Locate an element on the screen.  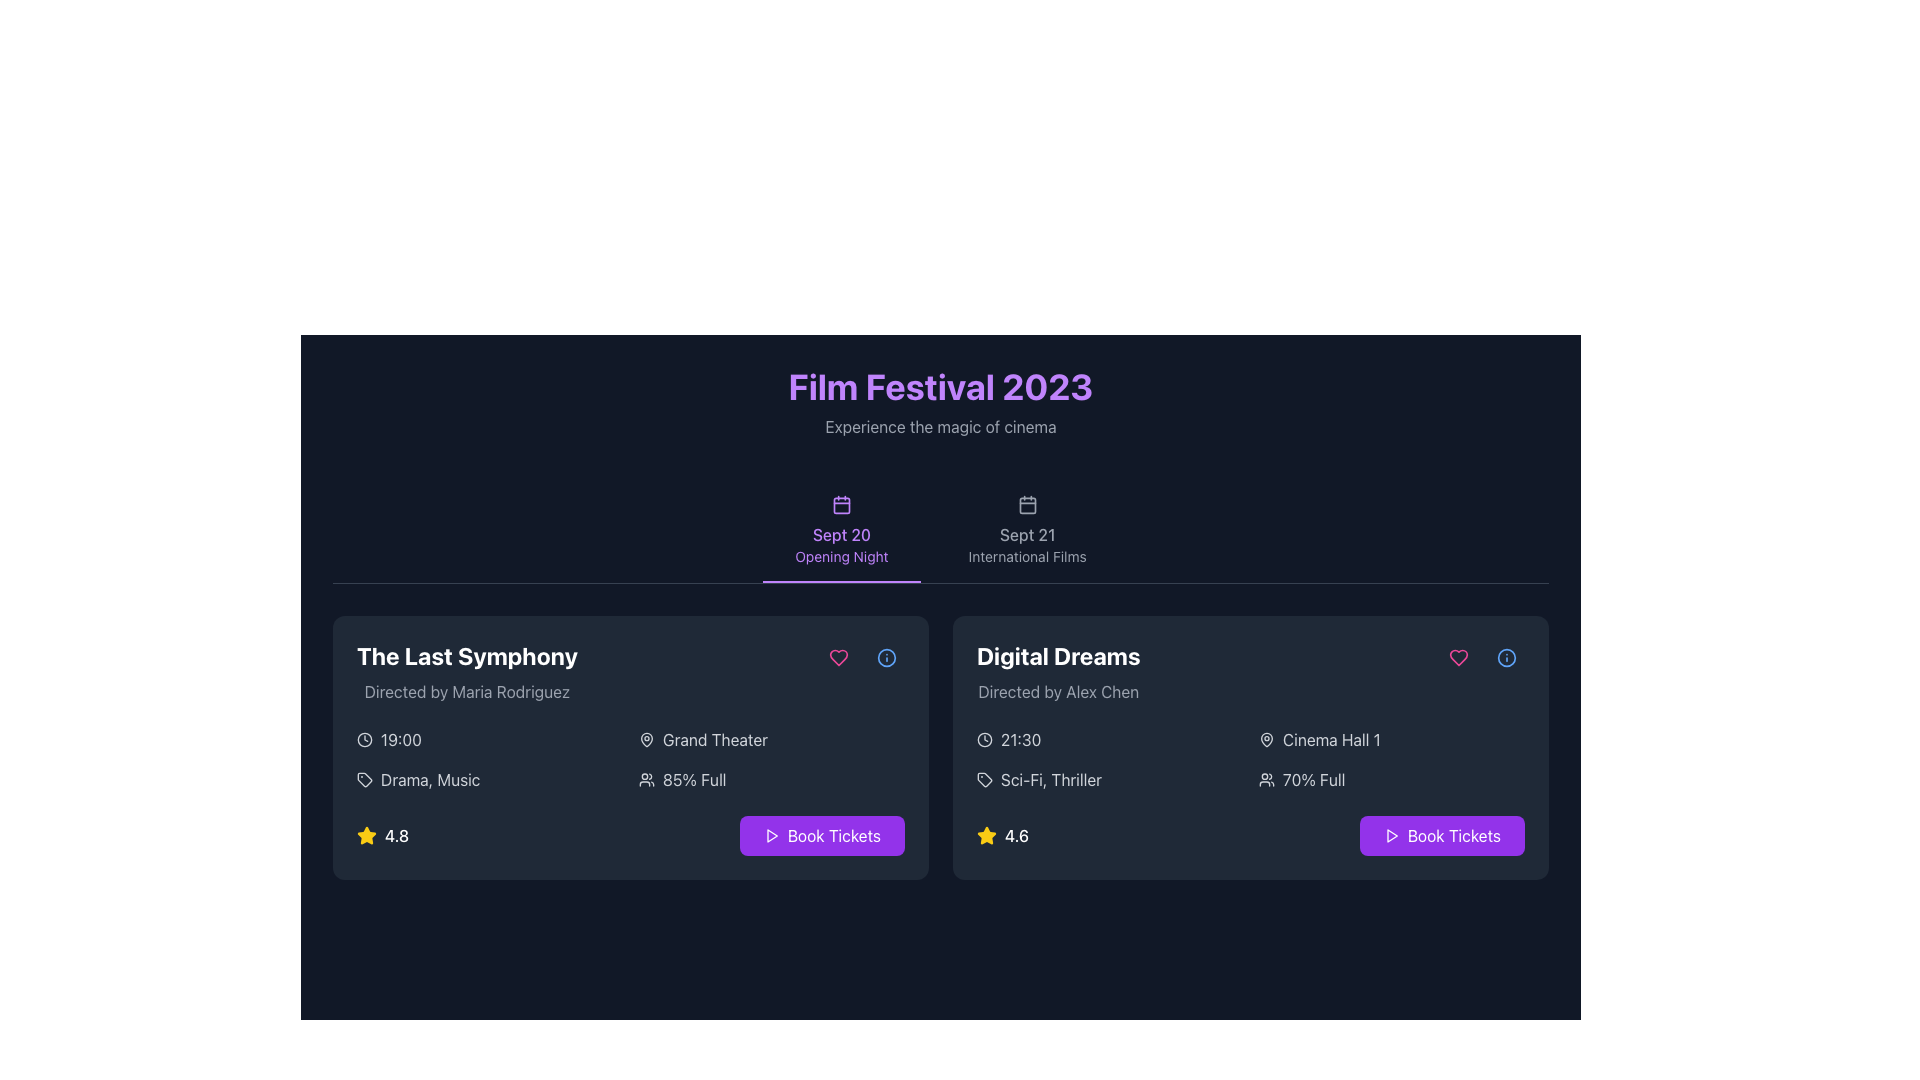
the text label that indicates the genre information for 'The Last Symphony' film event, located beneath the event's name and time is located at coordinates (429, 778).